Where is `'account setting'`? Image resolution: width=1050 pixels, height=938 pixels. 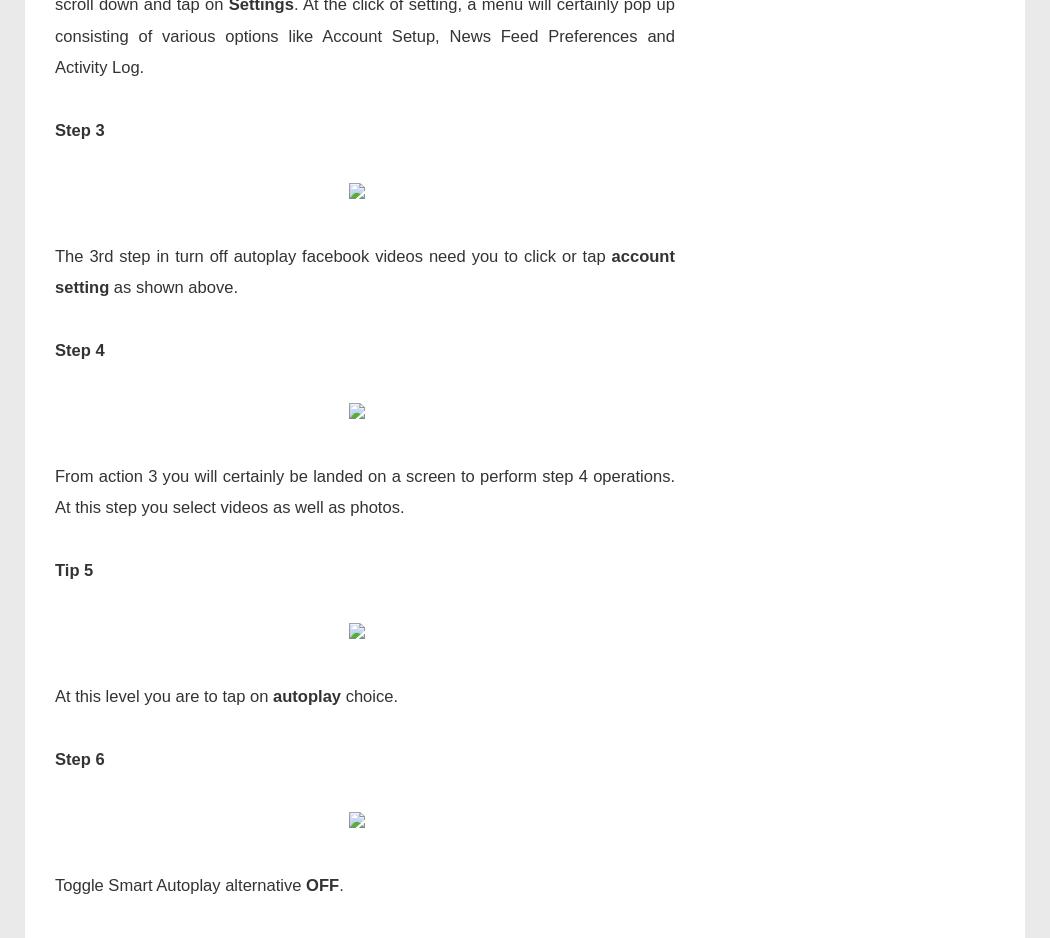 'account setting' is located at coordinates (363, 271).